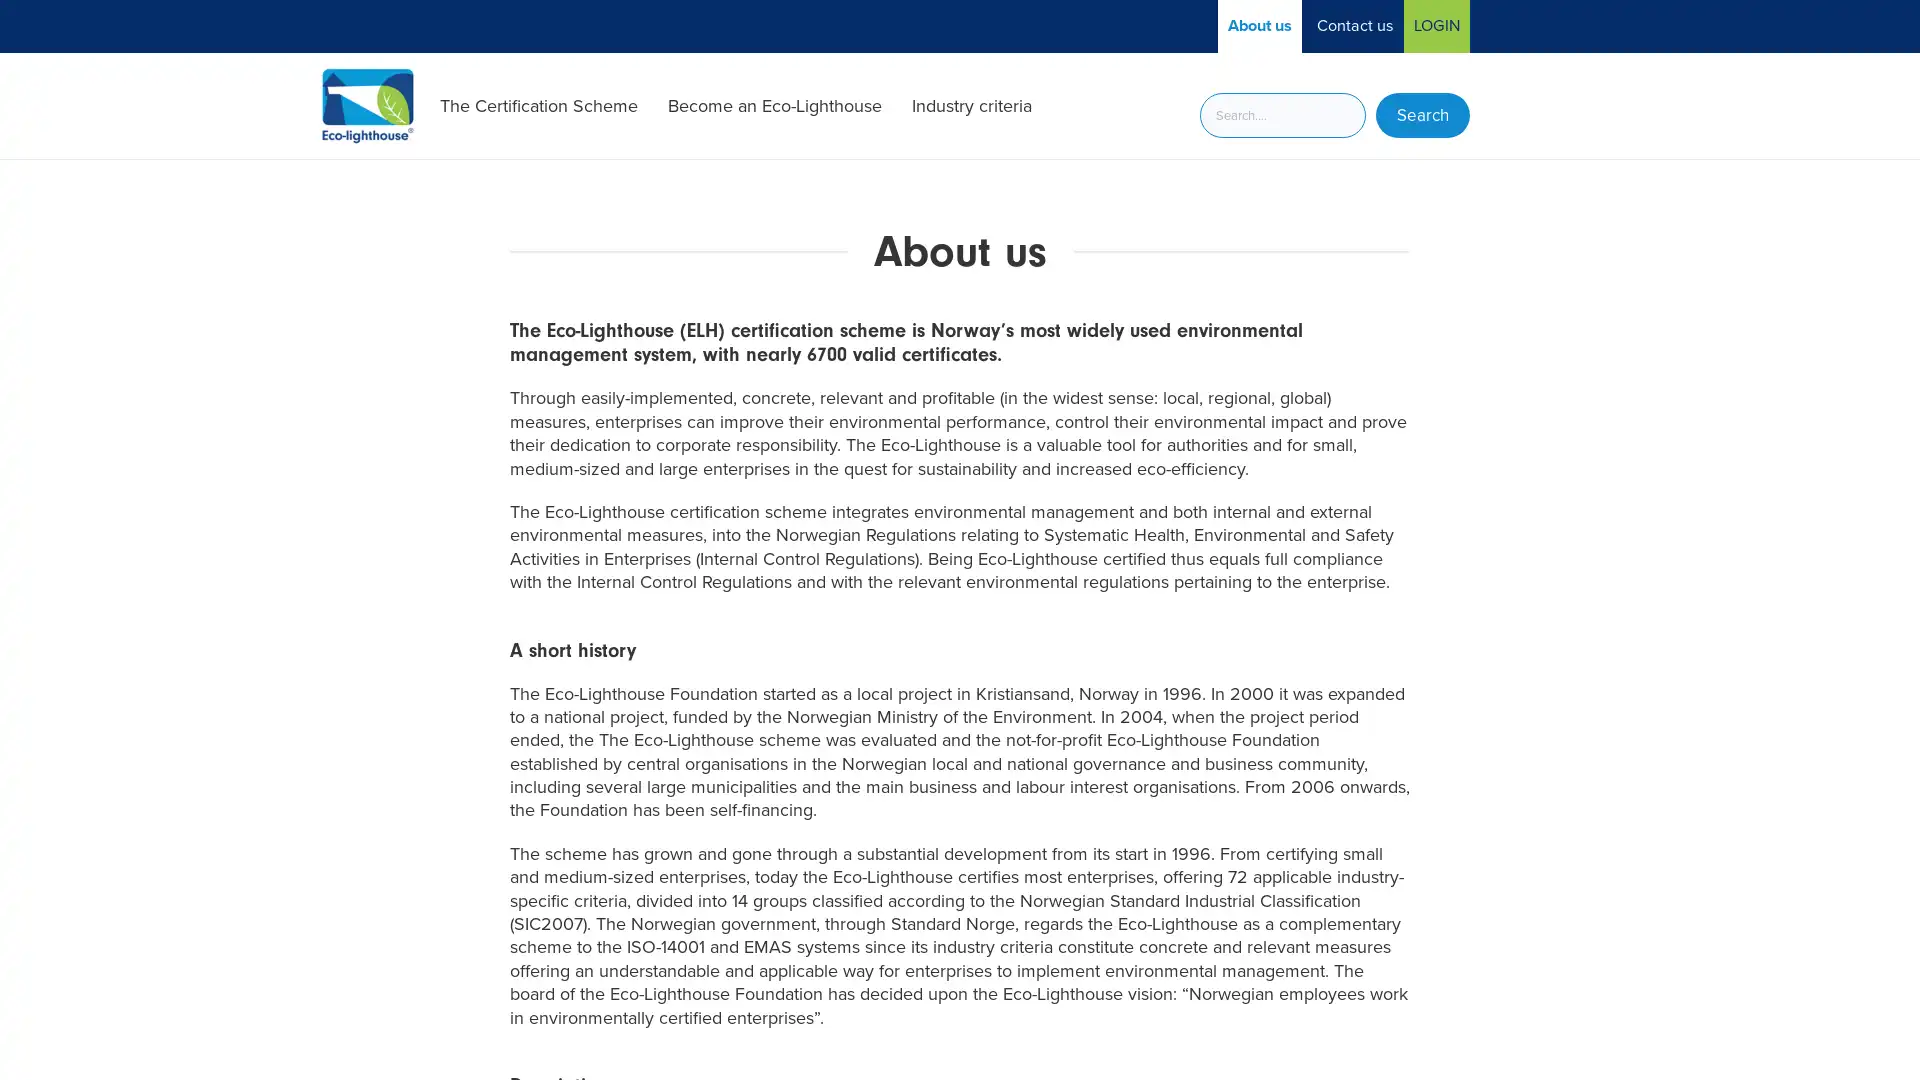 The image size is (1920, 1080). I want to click on Search, so click(1421, 115).